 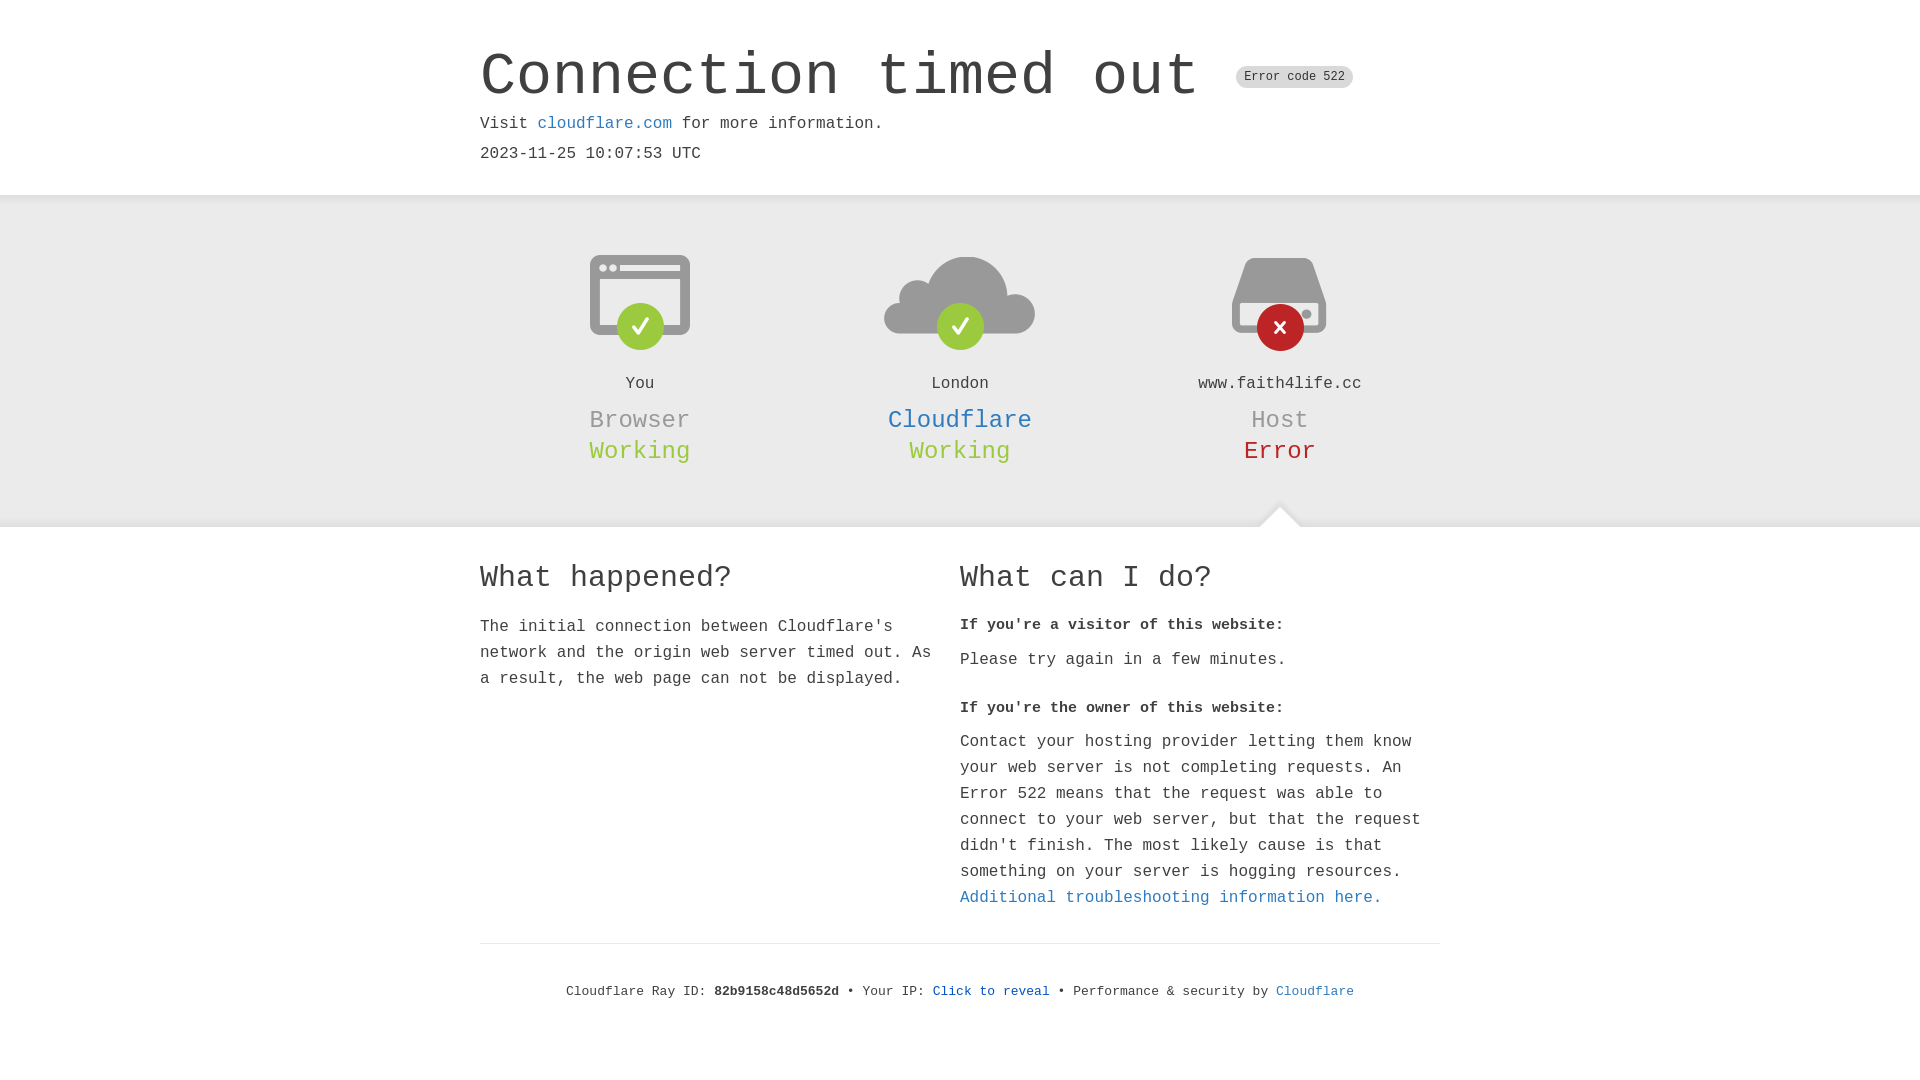 I want to click on 'cloudflare.com', so click(x=603, y=123).